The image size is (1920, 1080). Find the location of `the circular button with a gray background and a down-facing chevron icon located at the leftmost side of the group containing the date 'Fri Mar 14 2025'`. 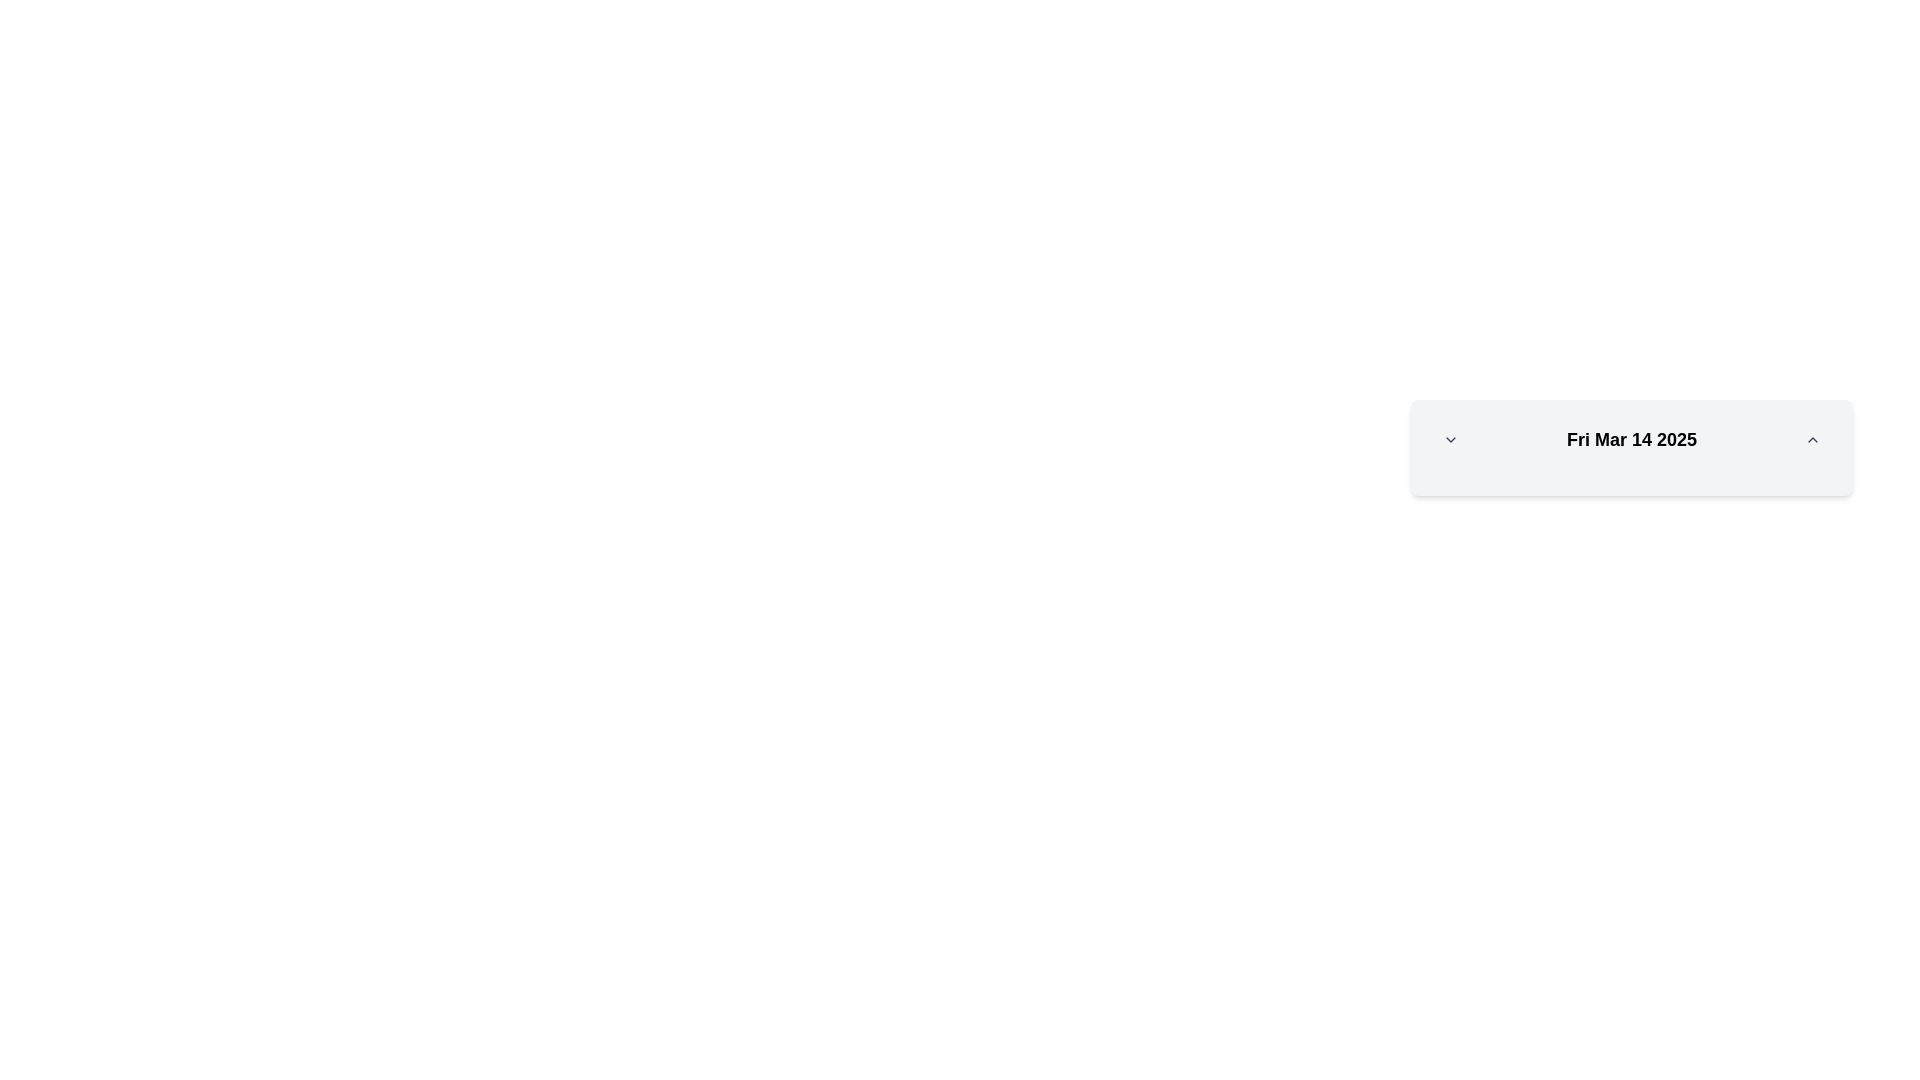

the circular button with a gray background and a down-facing chevron icon located at the leftmost side of the group containing the date 'Fri Mar 14 2025' is located at coordinates (1450, 438).